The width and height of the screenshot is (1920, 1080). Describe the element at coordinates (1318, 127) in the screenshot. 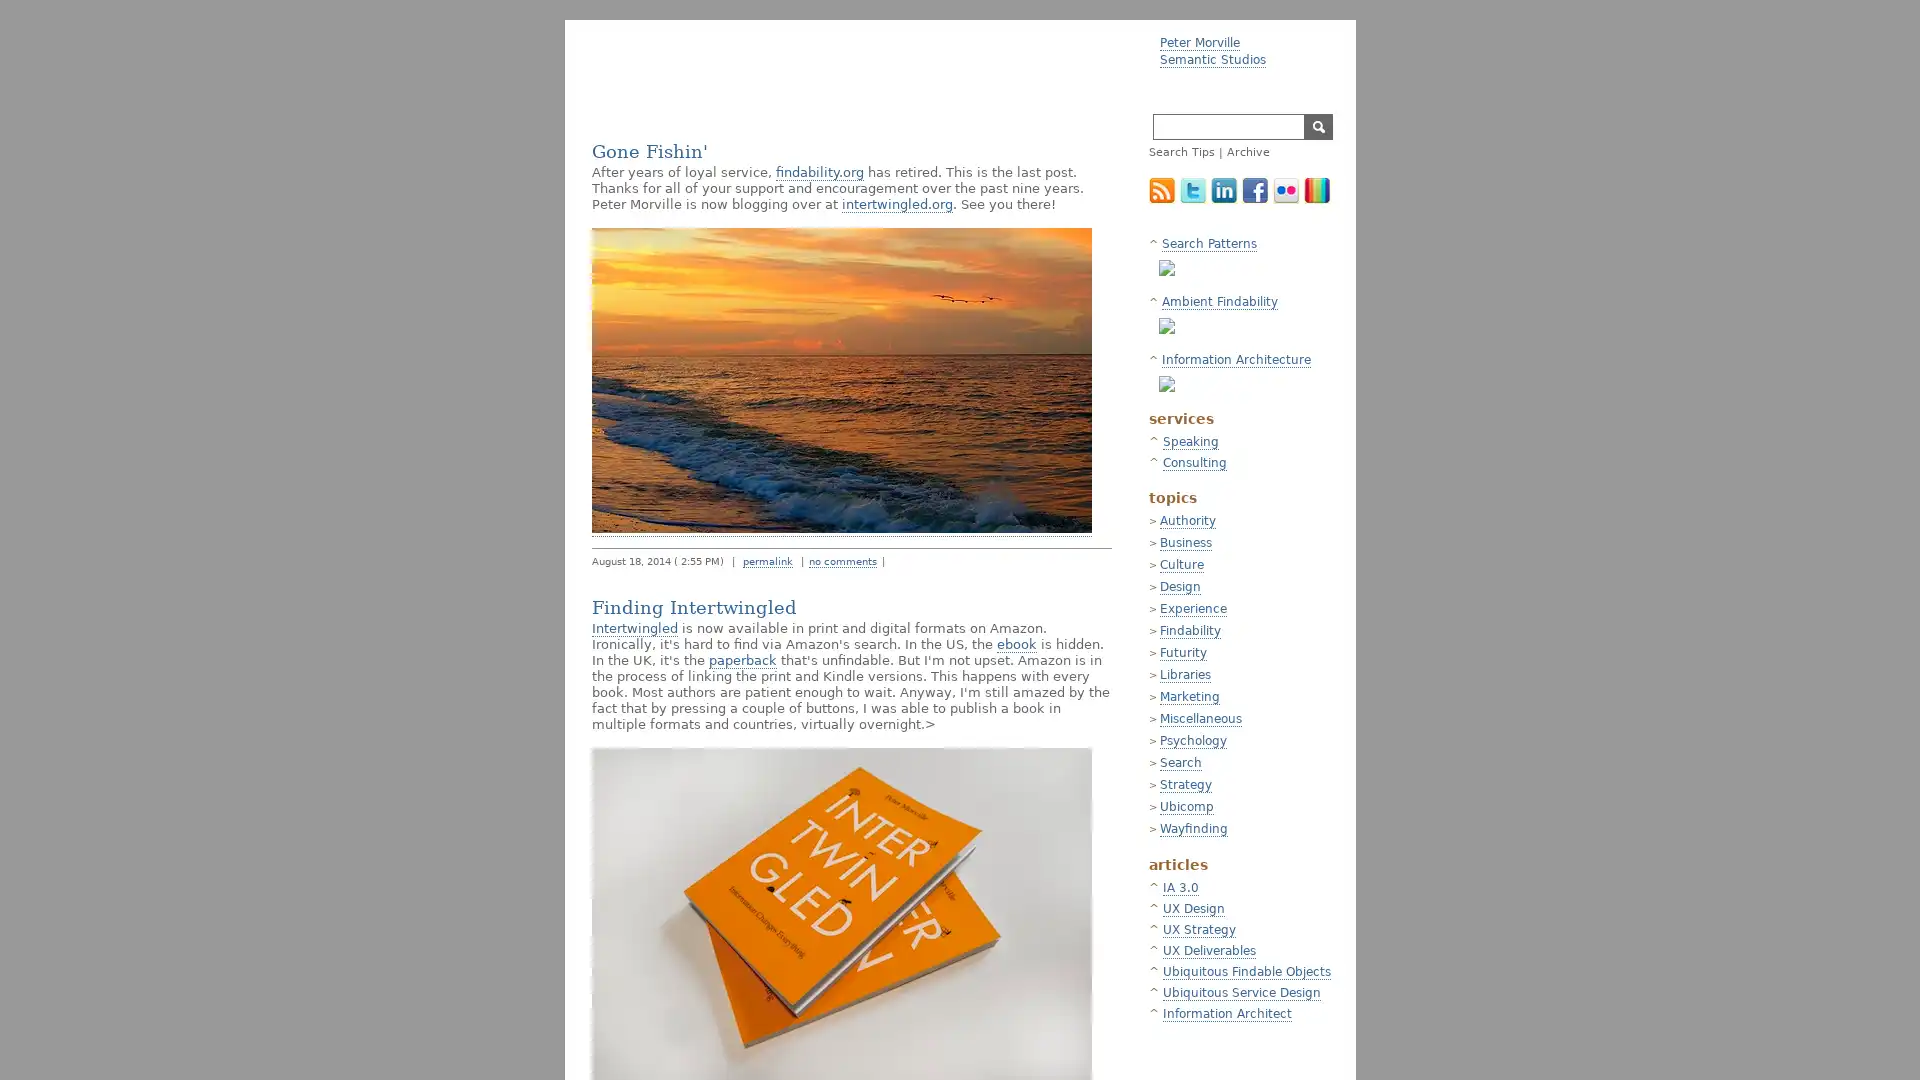

I see `SUBMIT` at that location.